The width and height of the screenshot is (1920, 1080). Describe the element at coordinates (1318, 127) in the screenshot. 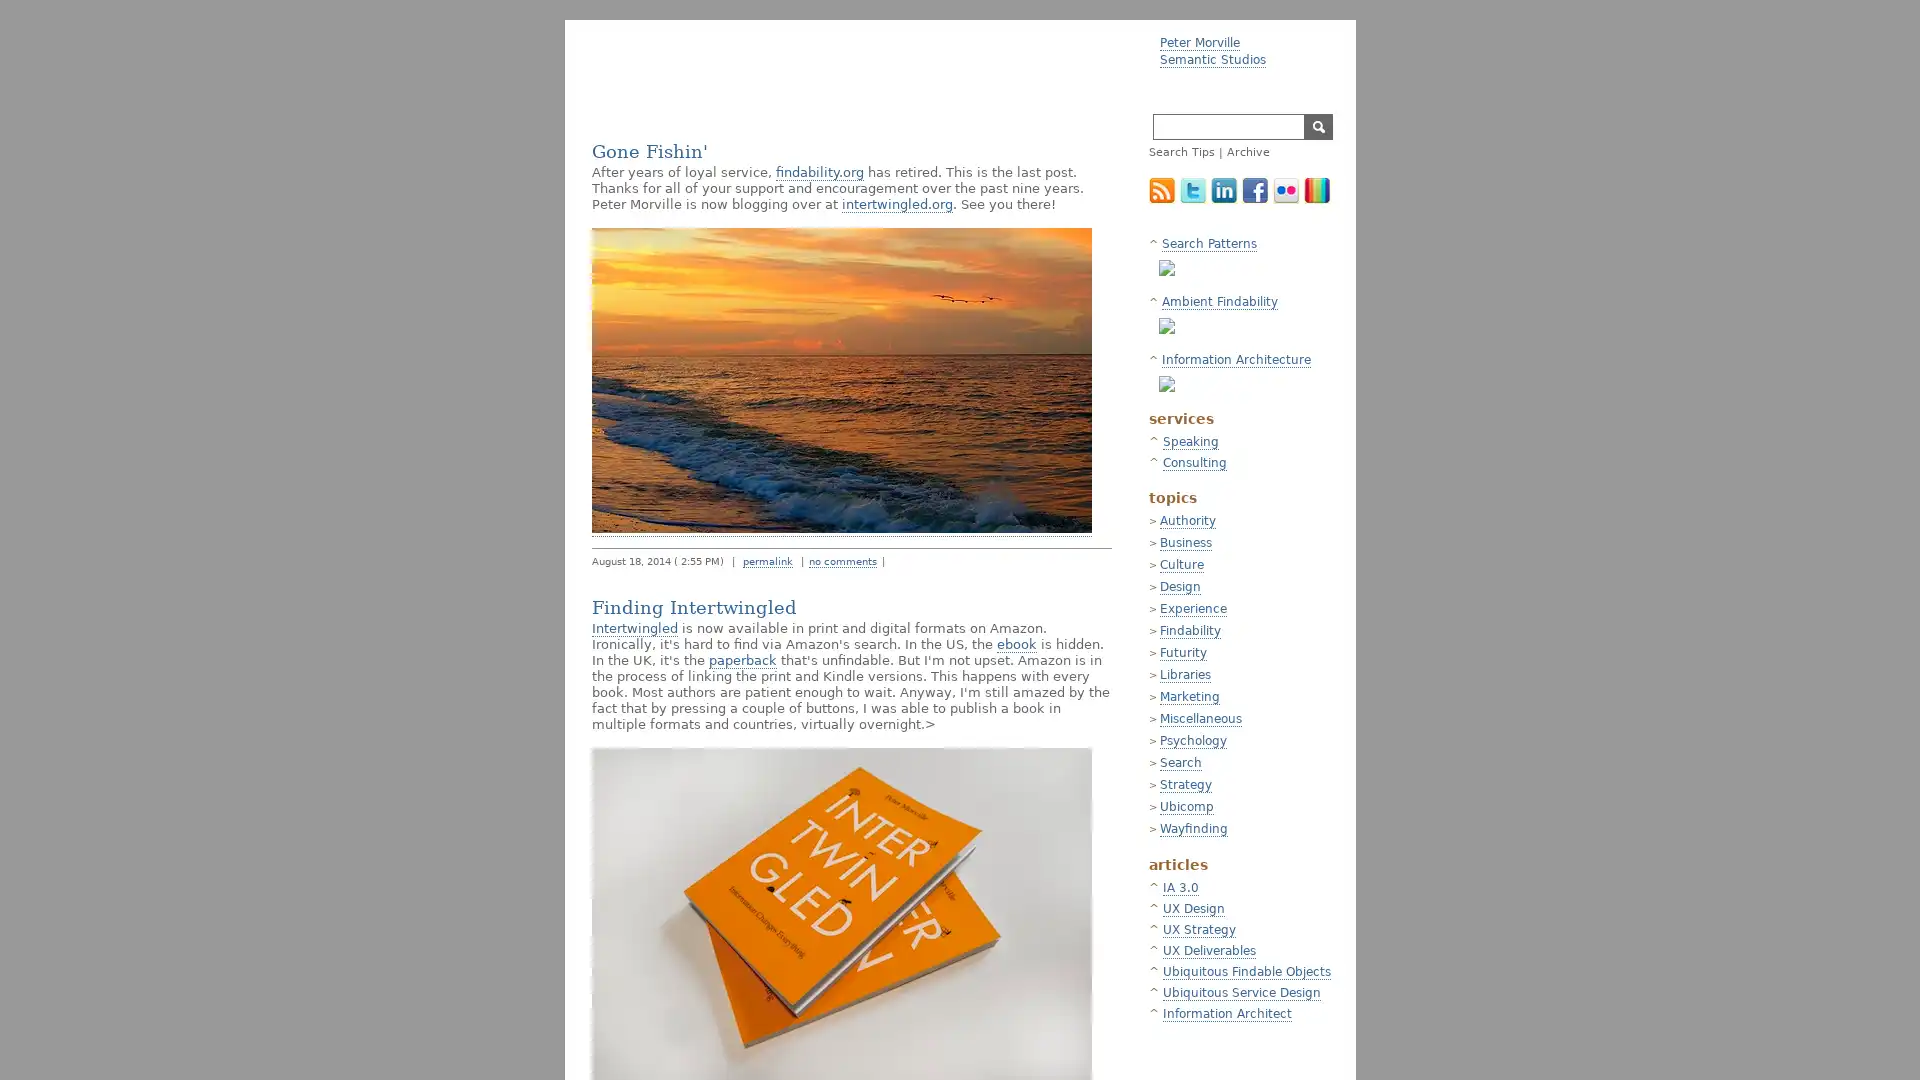

I see `SUBMIT` at that location.